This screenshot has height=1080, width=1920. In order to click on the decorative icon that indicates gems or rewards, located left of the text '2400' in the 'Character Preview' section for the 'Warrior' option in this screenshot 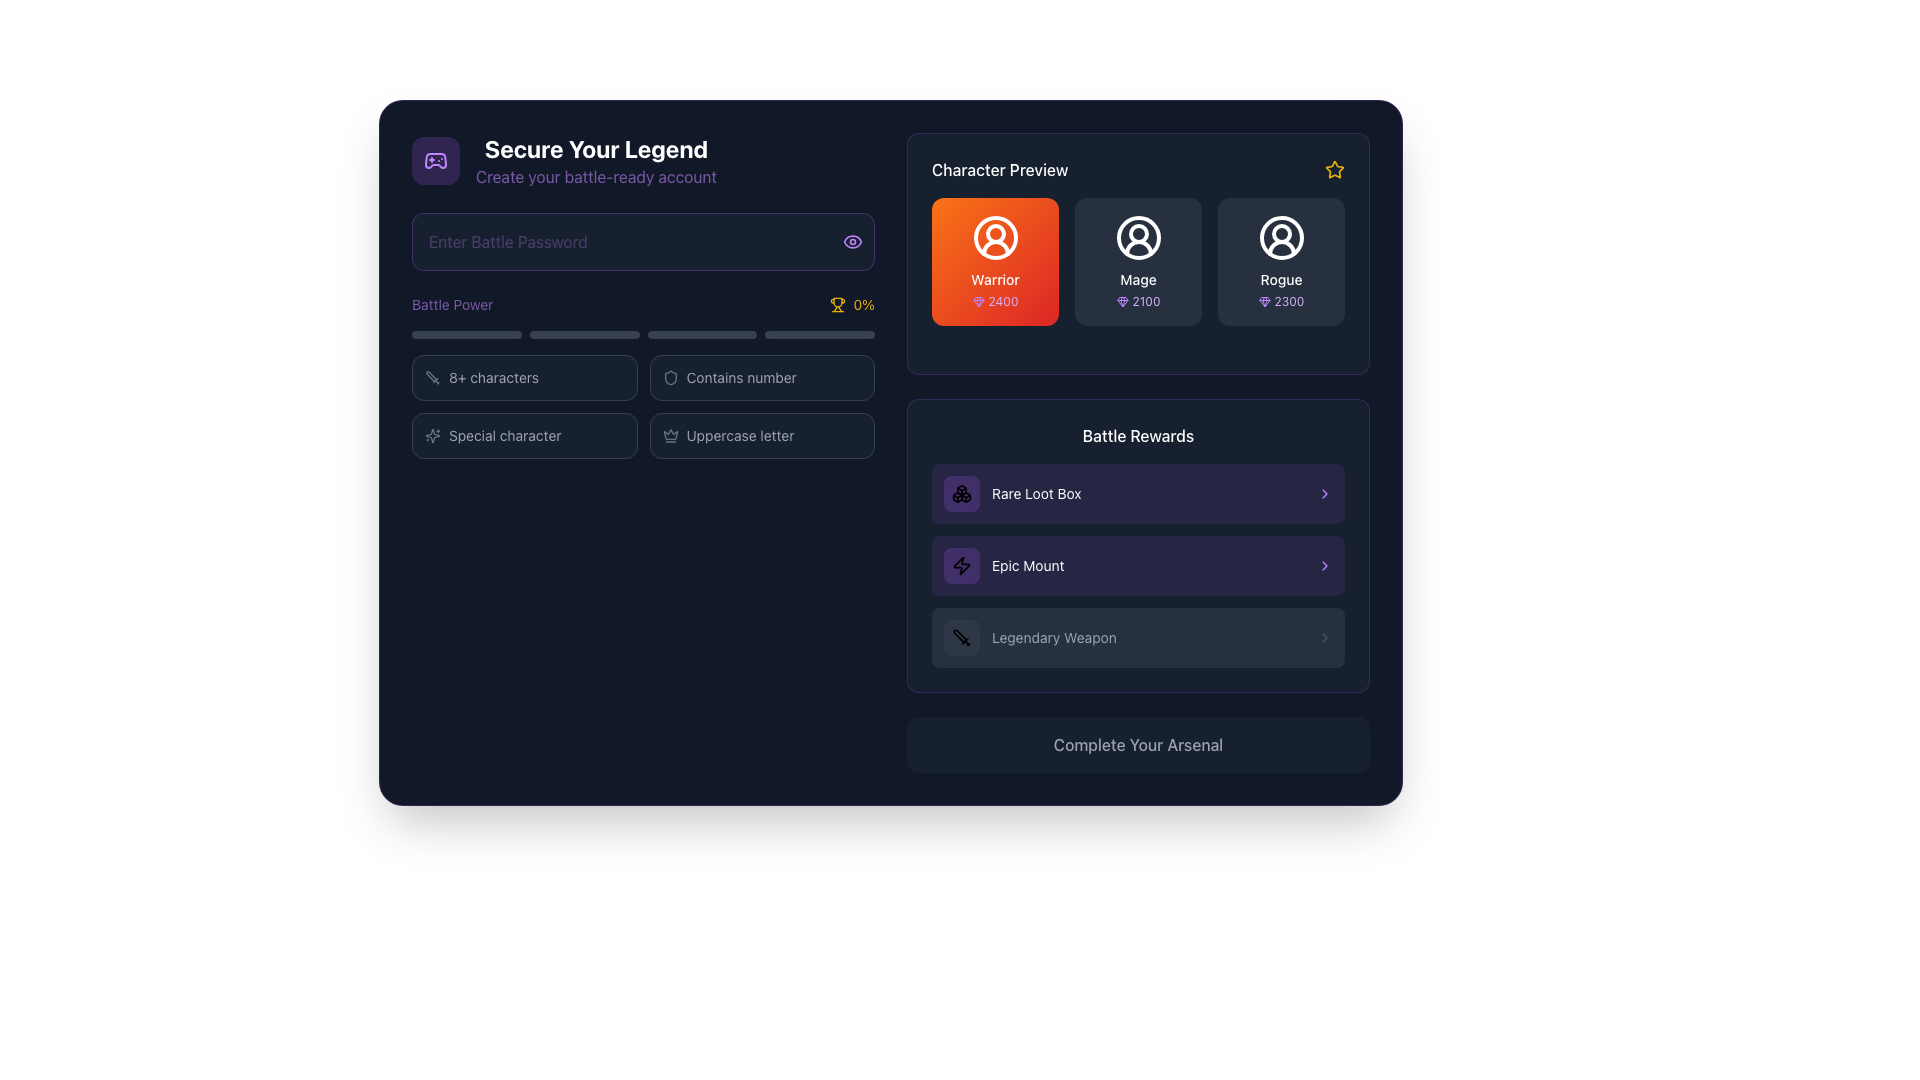, I will do `click(978, 301)`.